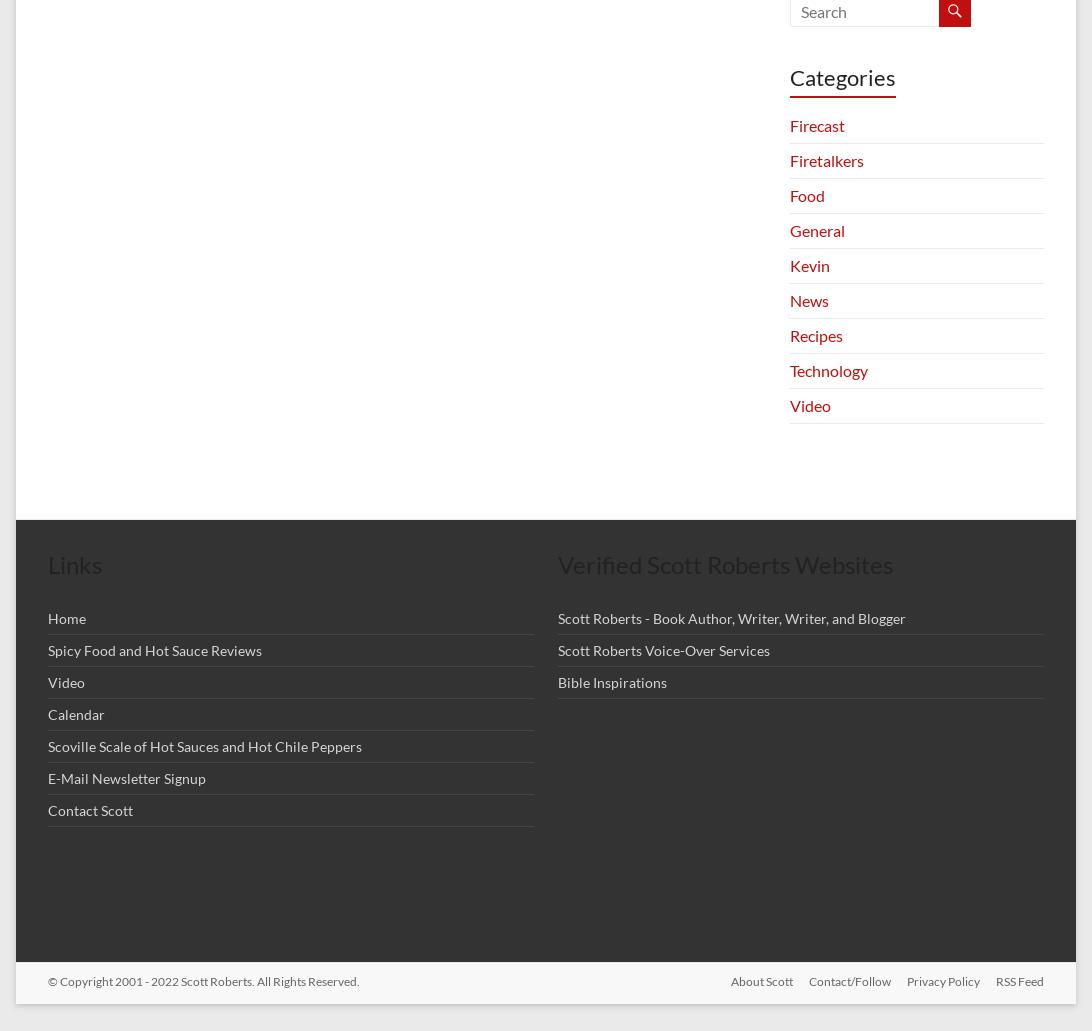  What do you see at coordinates (90, 809) in the screenshot?
I see `'Contact Scott'` at bounding box center [90, 809].